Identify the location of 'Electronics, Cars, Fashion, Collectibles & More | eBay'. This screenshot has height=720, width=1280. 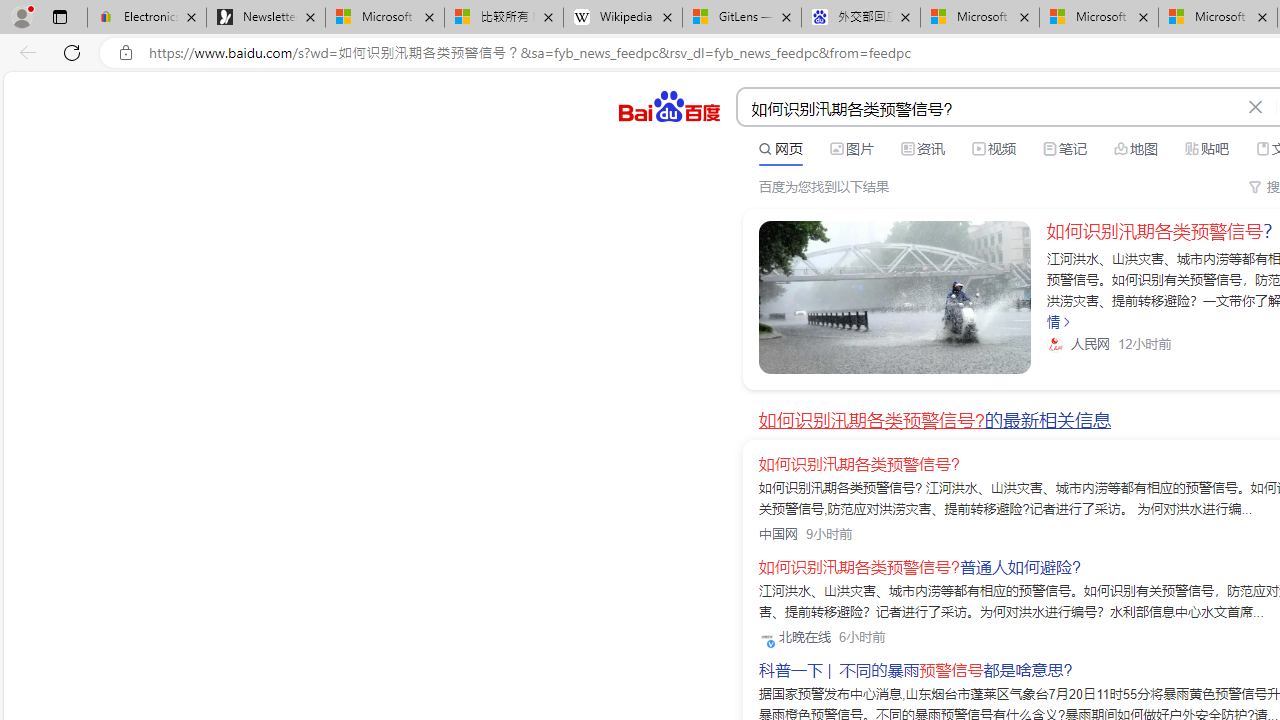
(146, 17).